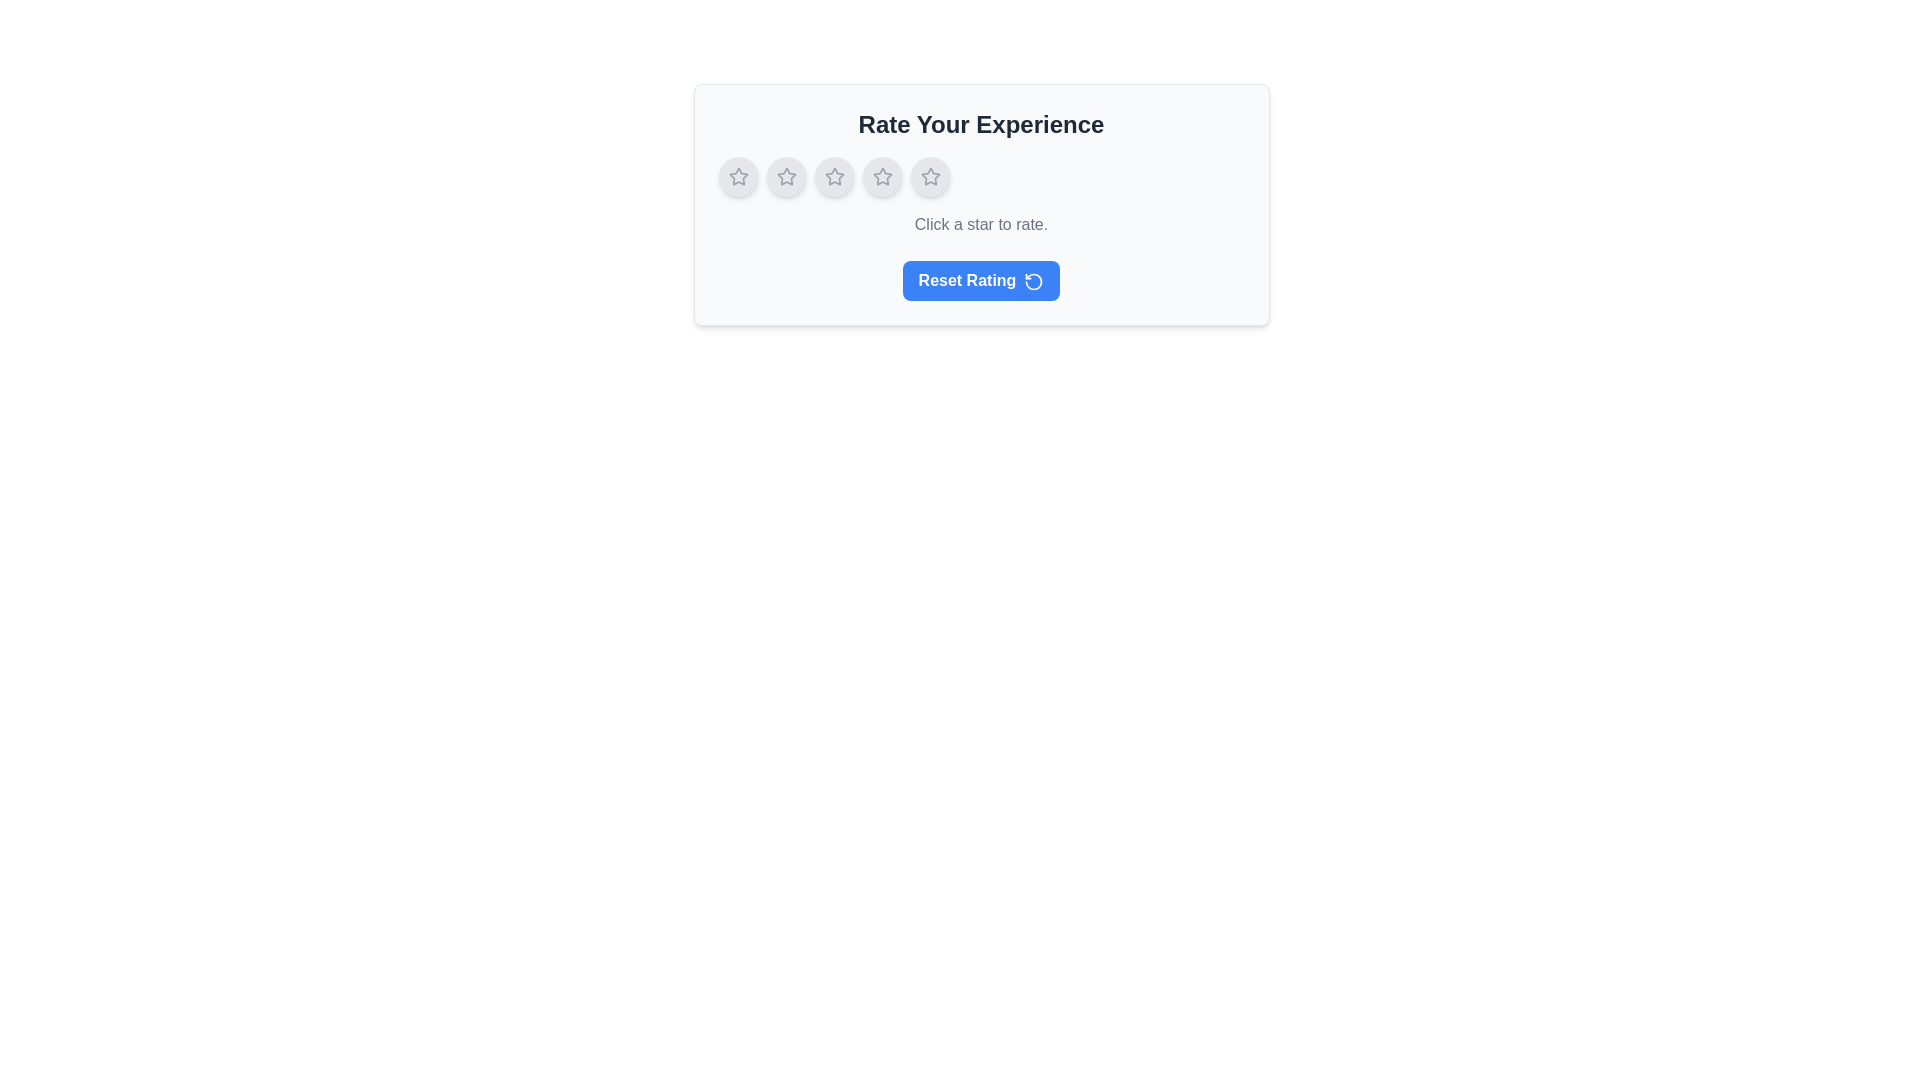 The image size is (1920, 1080). I want to click on the first star icon in the rating component, so click(737, 175).